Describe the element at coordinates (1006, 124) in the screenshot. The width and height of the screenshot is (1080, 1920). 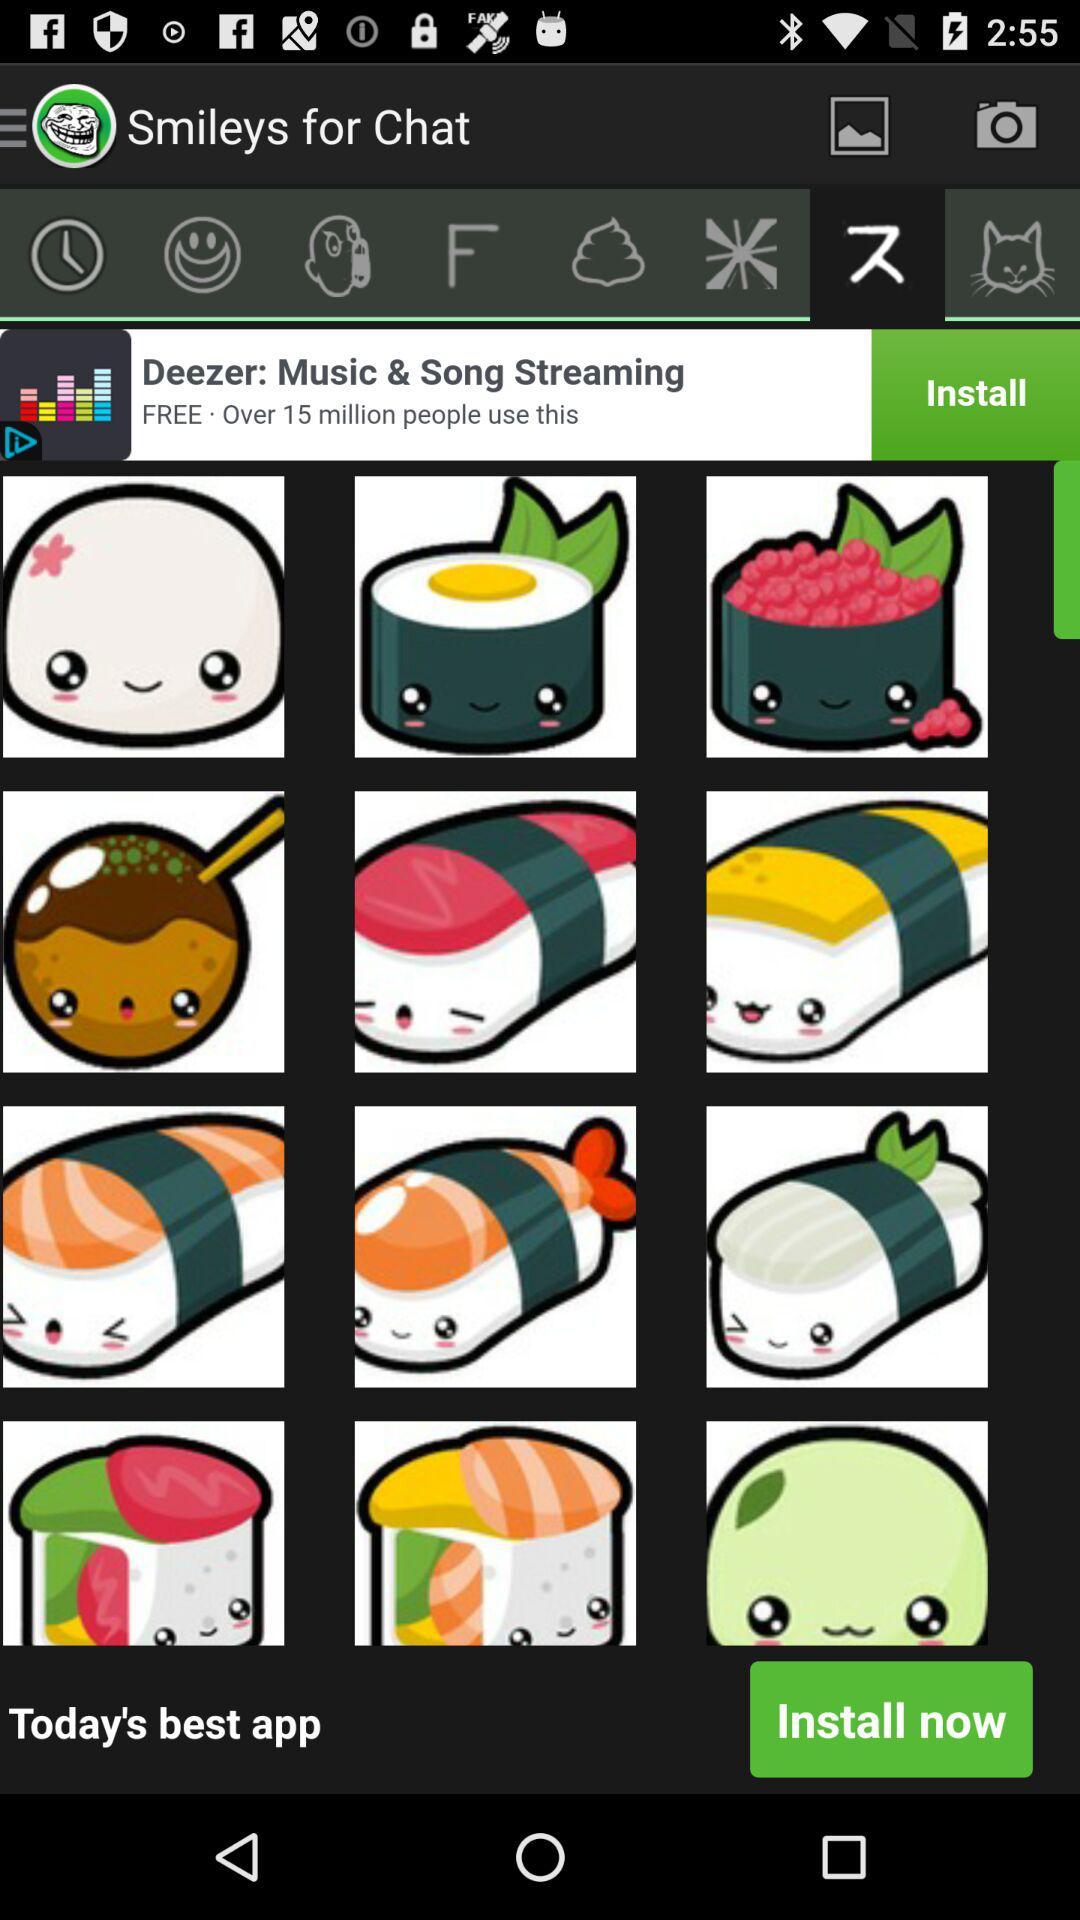
I see `open camera` at that location.